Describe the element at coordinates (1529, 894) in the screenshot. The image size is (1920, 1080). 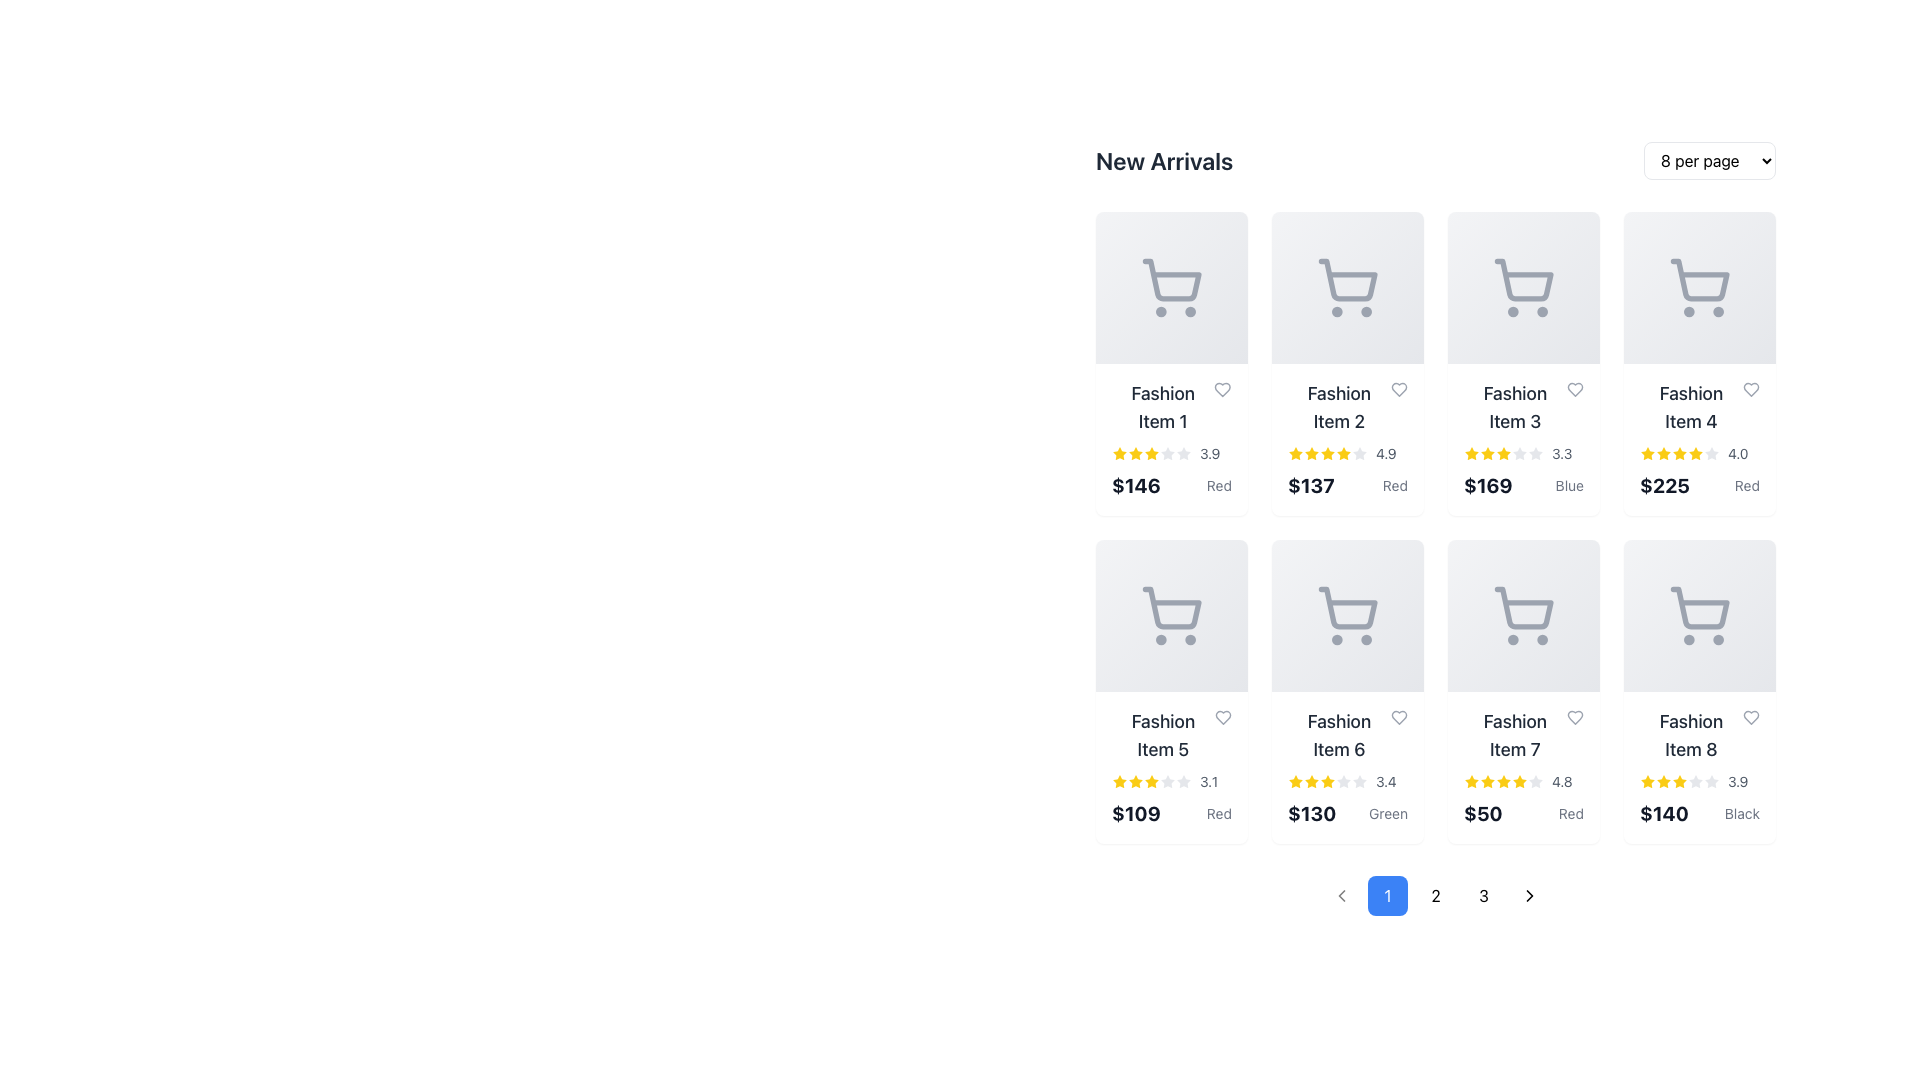
I see `the right-pointing chevron arrow button for pagination located below the product grid, next to the button labeled '3'` at that location.